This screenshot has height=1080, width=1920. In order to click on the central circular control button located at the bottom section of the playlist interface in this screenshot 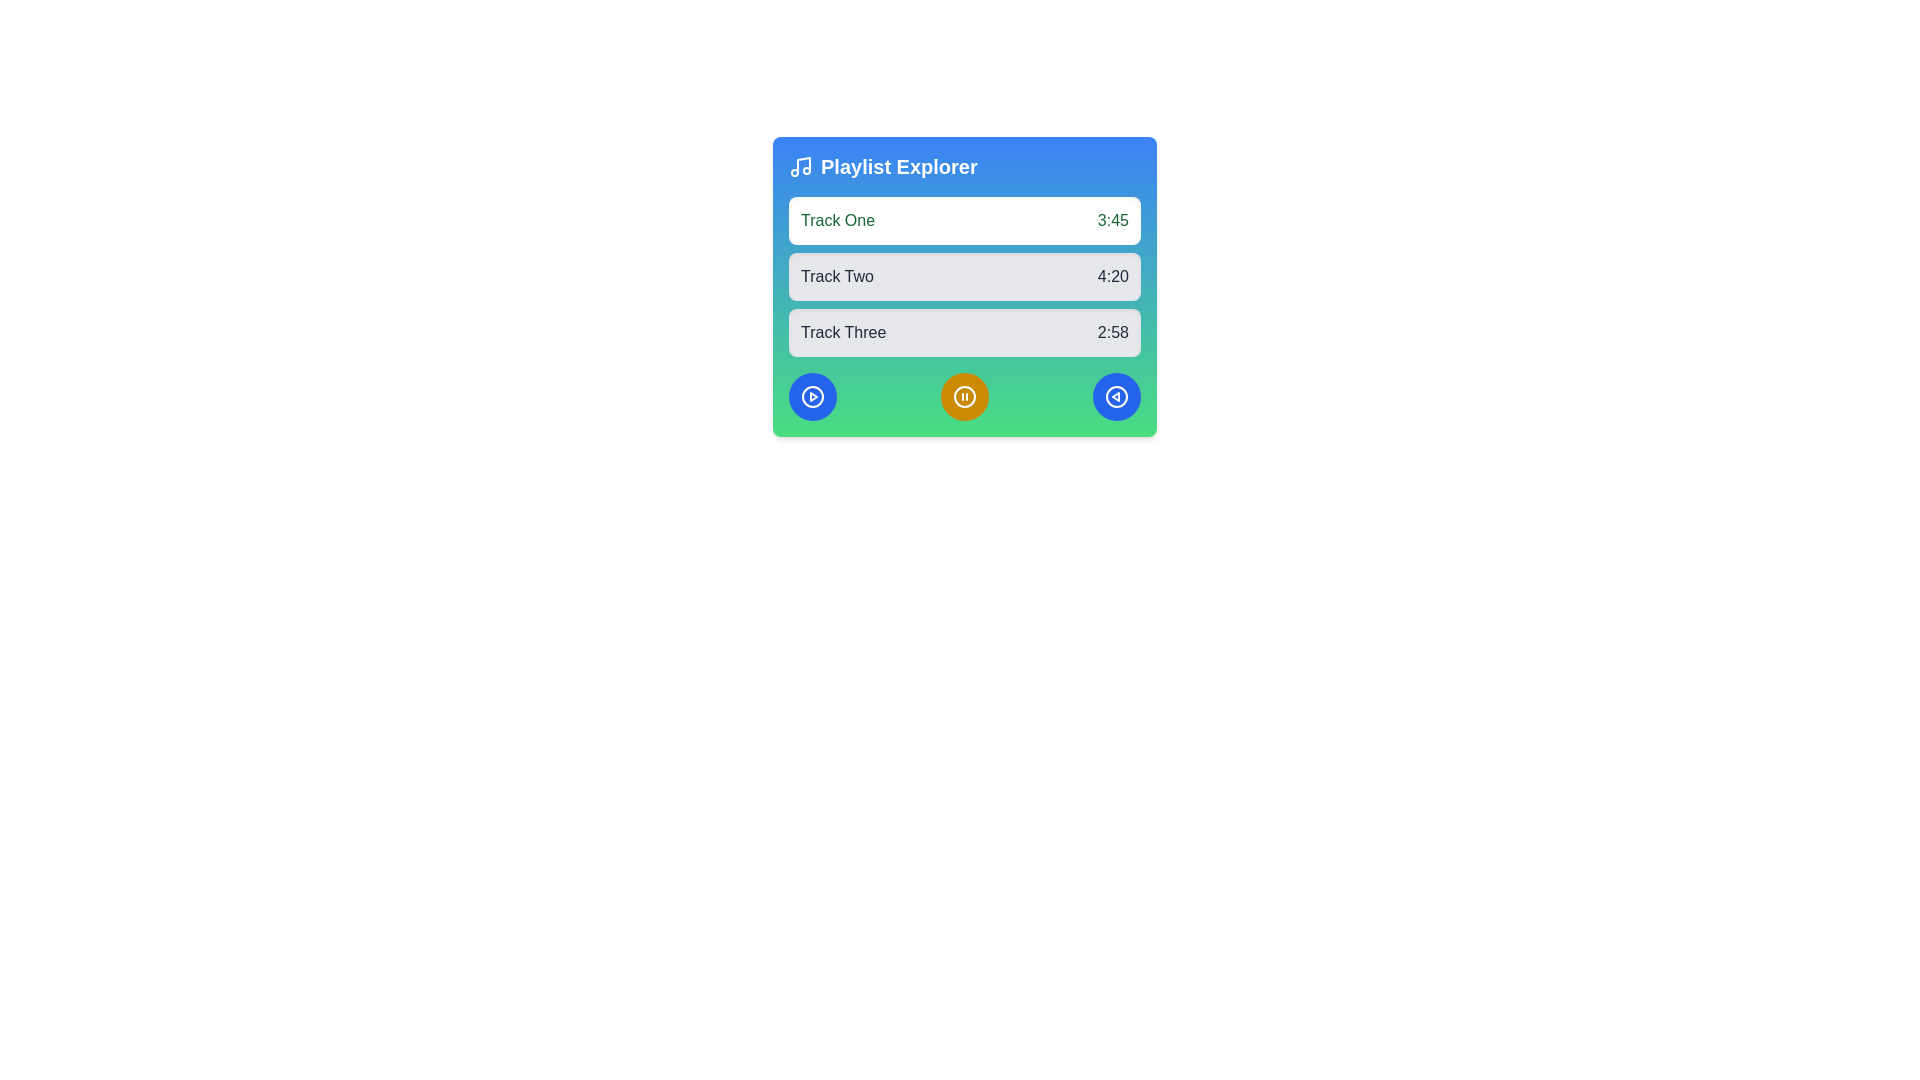, I will do `click(964, 397)`.